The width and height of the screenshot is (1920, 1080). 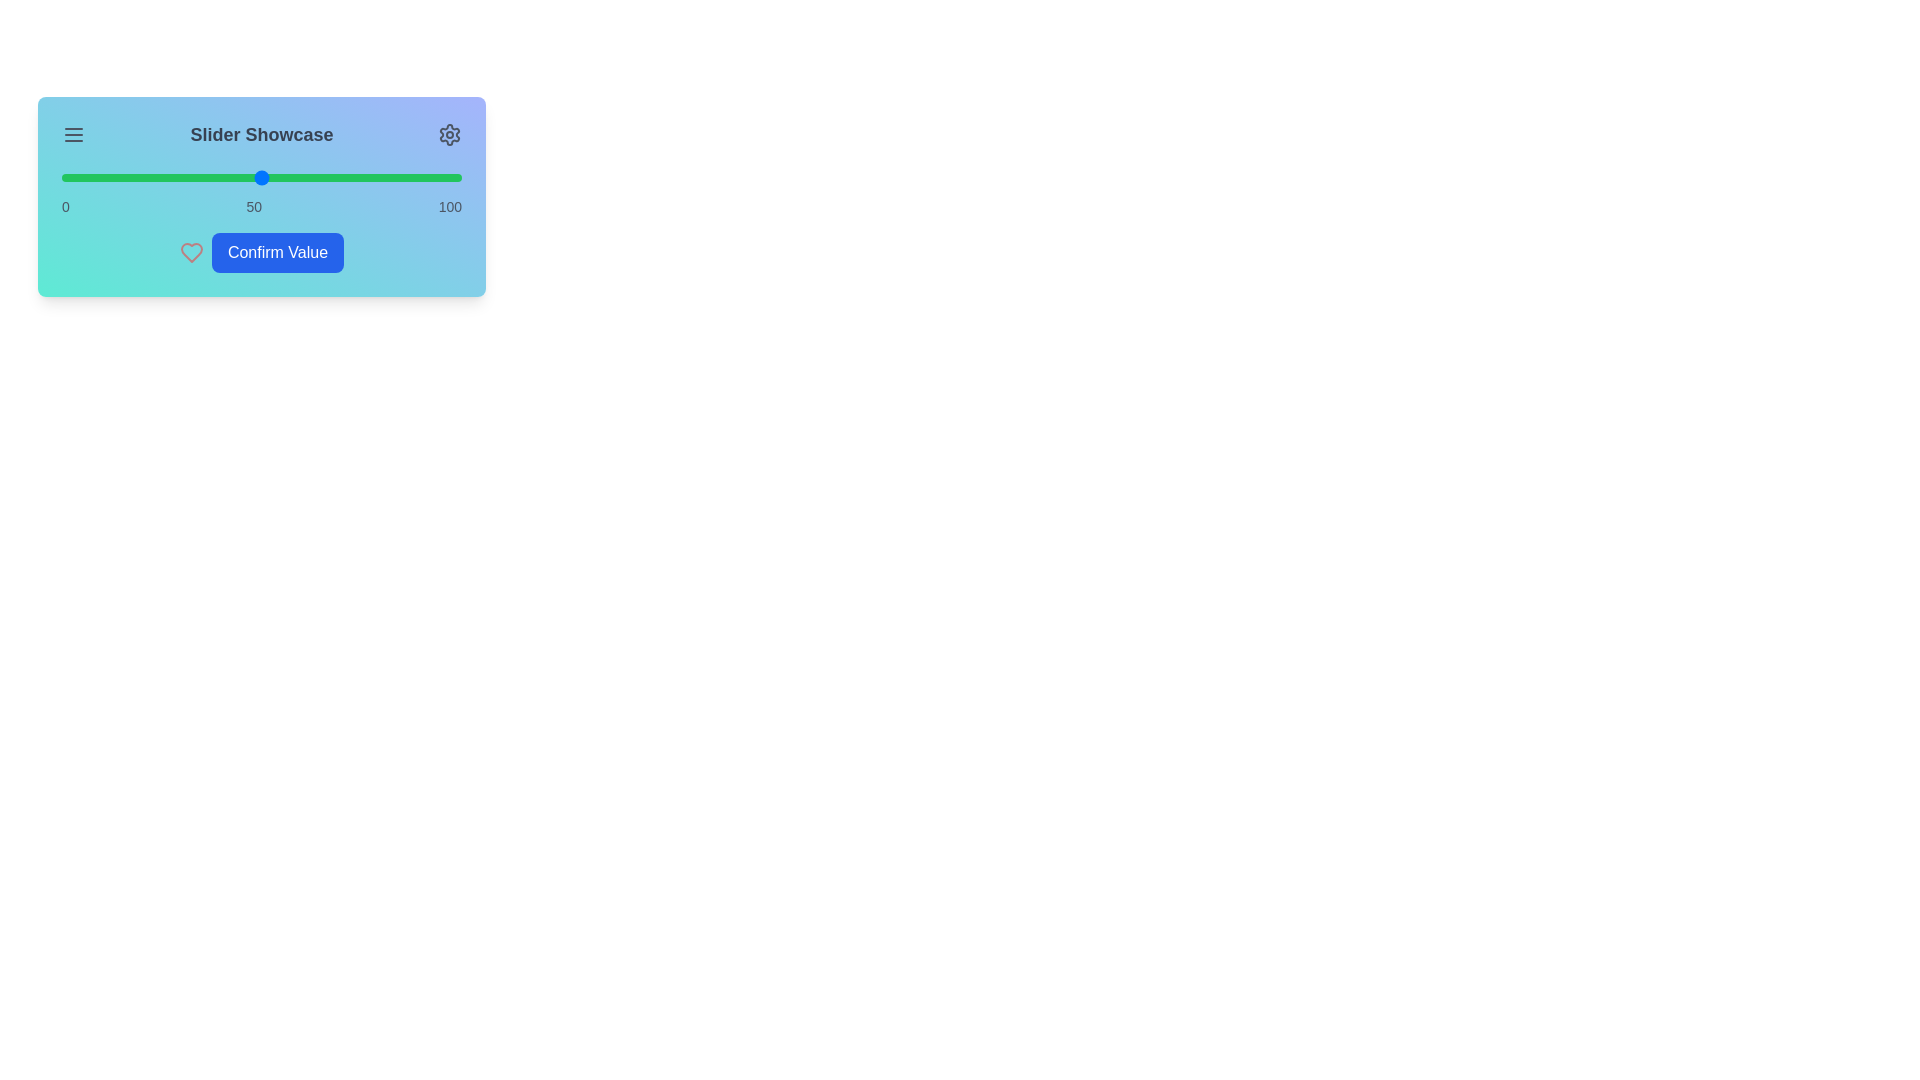 What do you see at coordinates (192, 252) in the screenshot?
I see `the Heart icon` at bounding box center [192, 252].